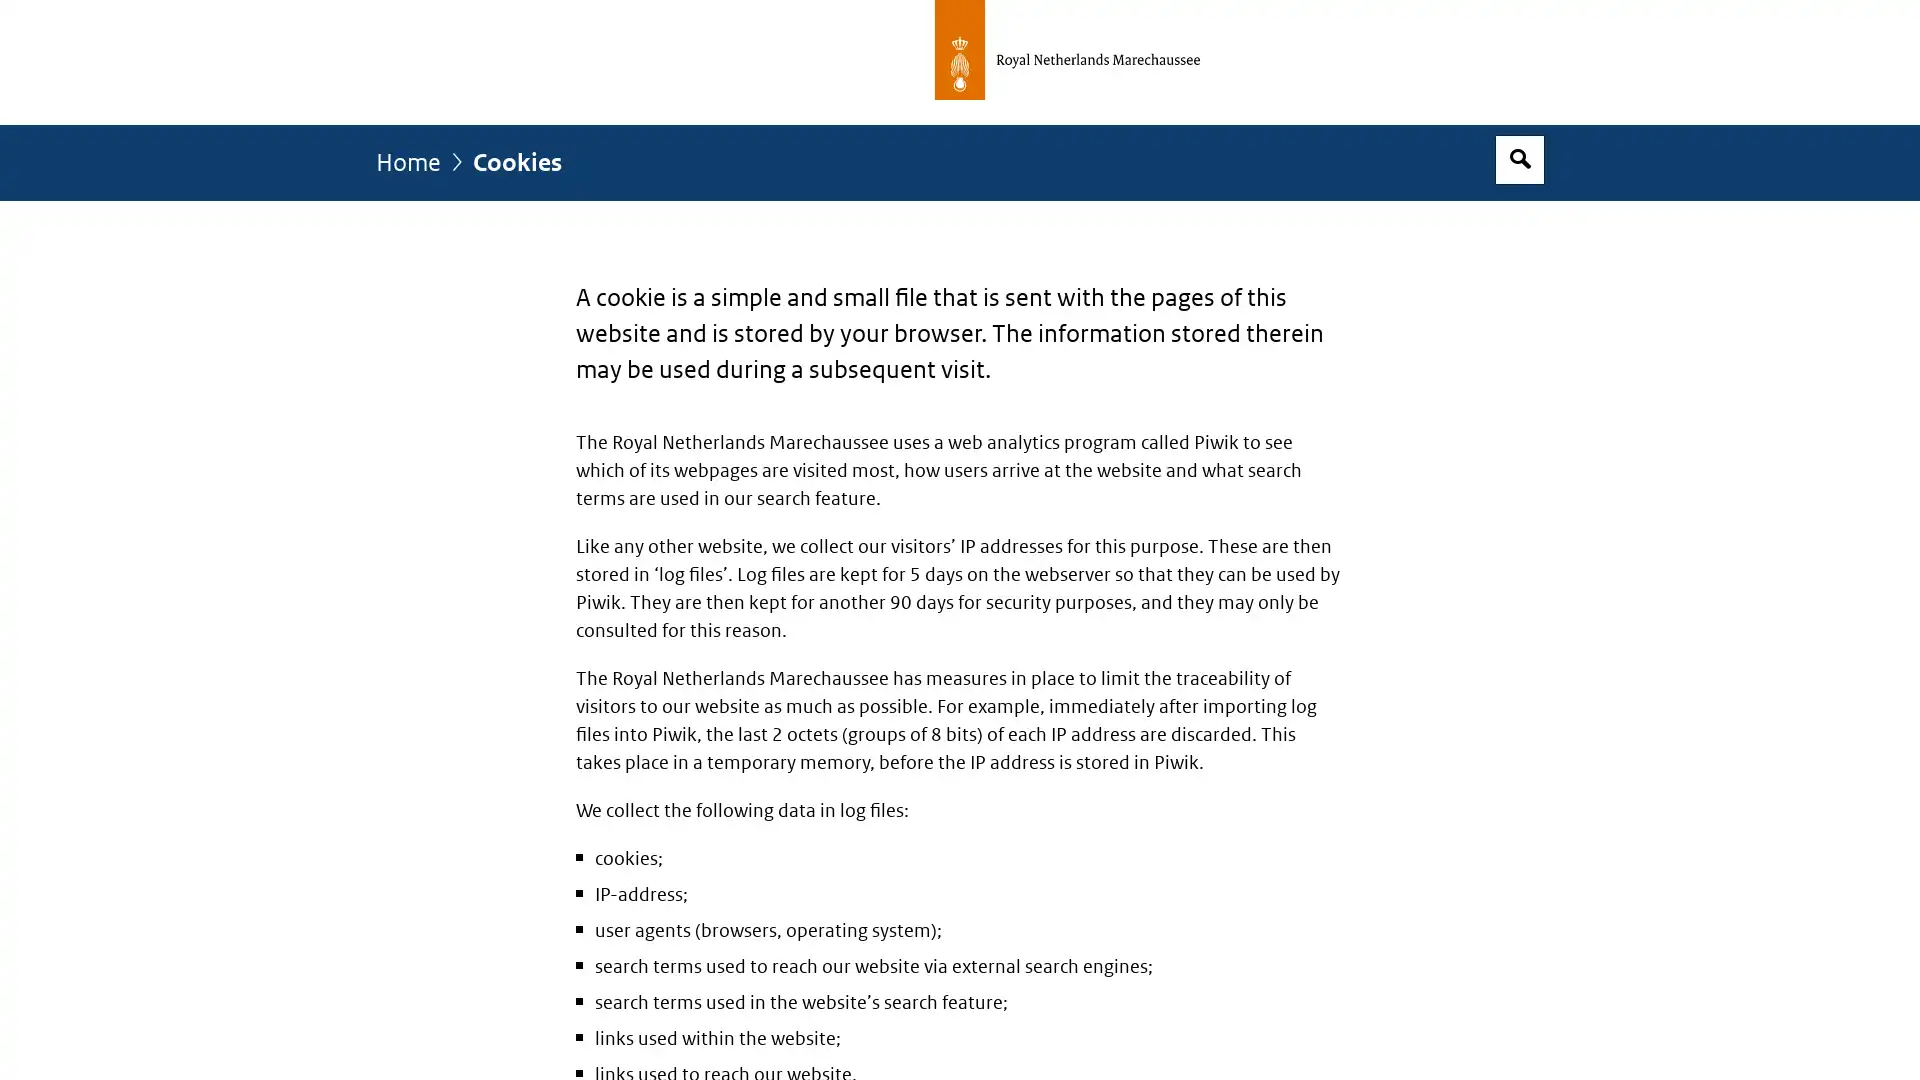 This screenshot has width=1920, height=1080. What do you see at coordinates (1520, 158) in the screenshot?
I see `Open search box` at bounding box center [1520, 158].